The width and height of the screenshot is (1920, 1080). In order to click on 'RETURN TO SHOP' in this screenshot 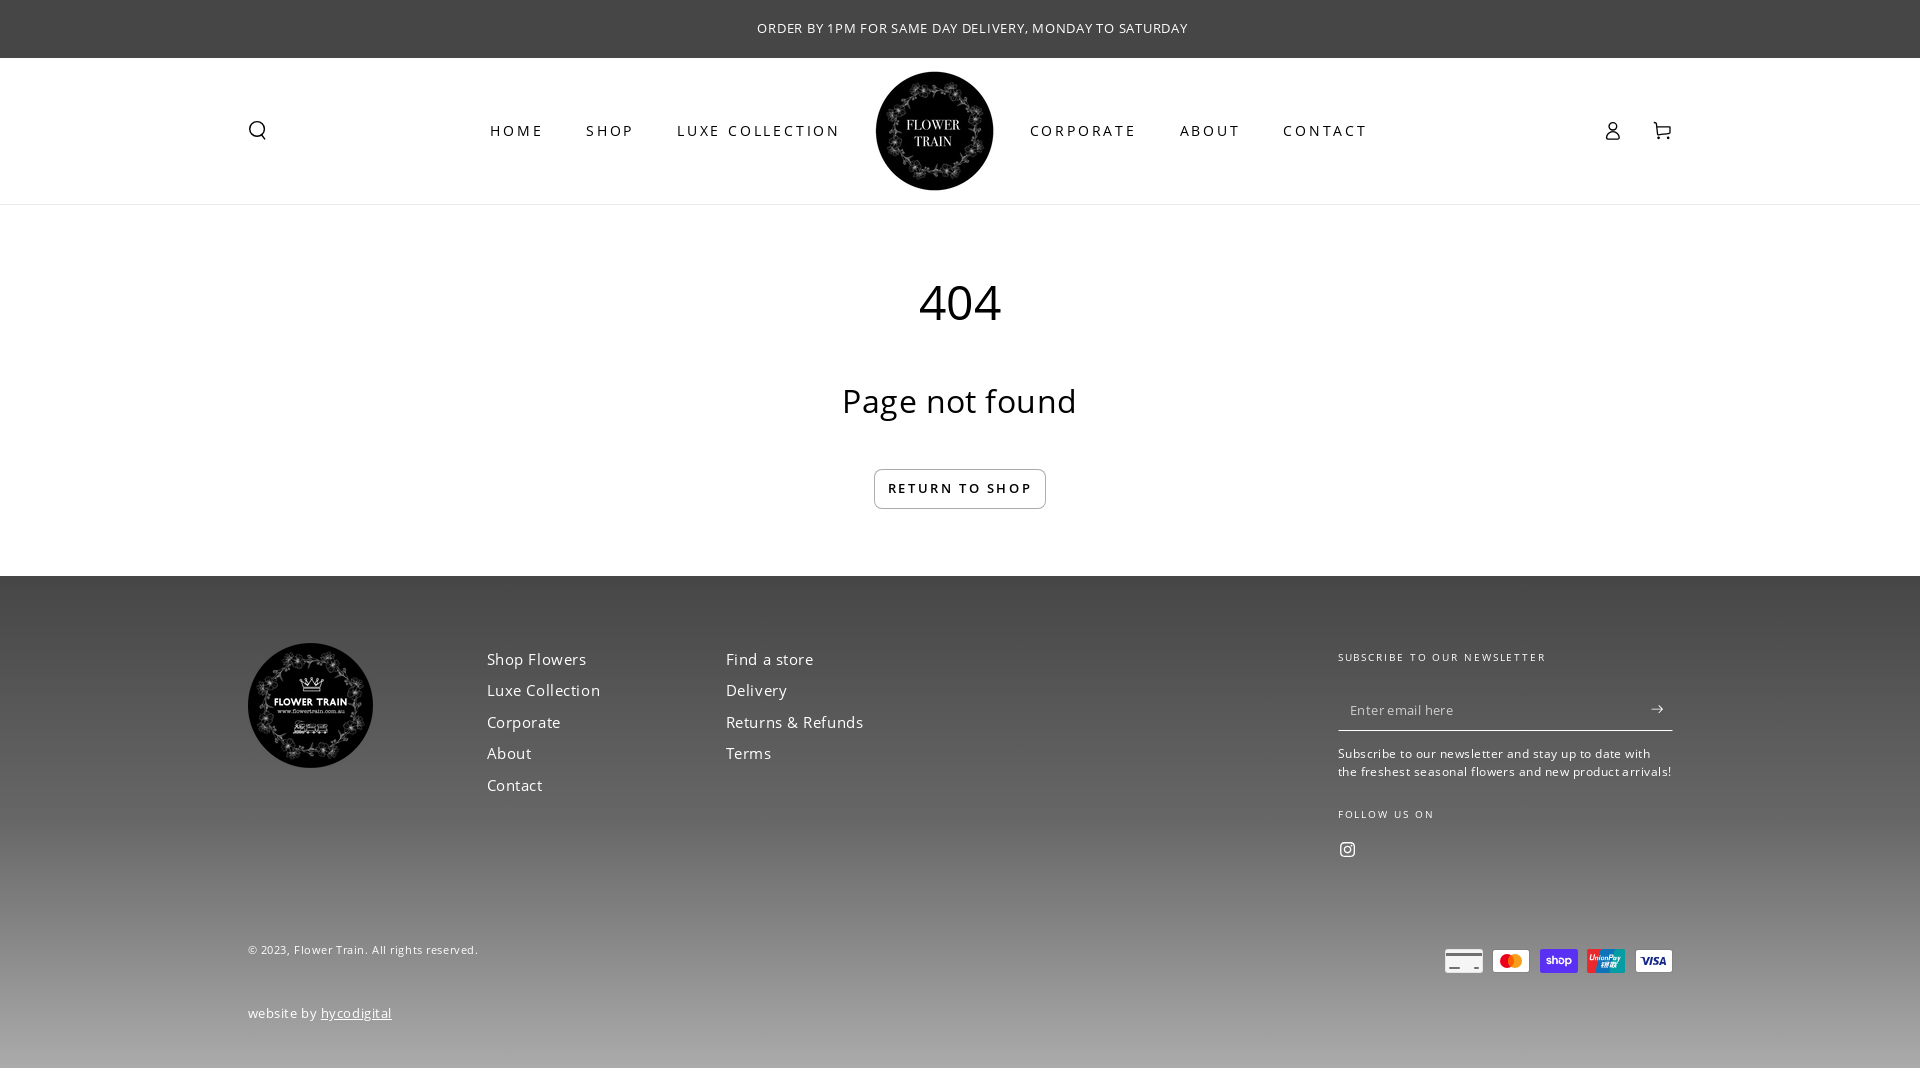, I will do `click(960, 488)`.